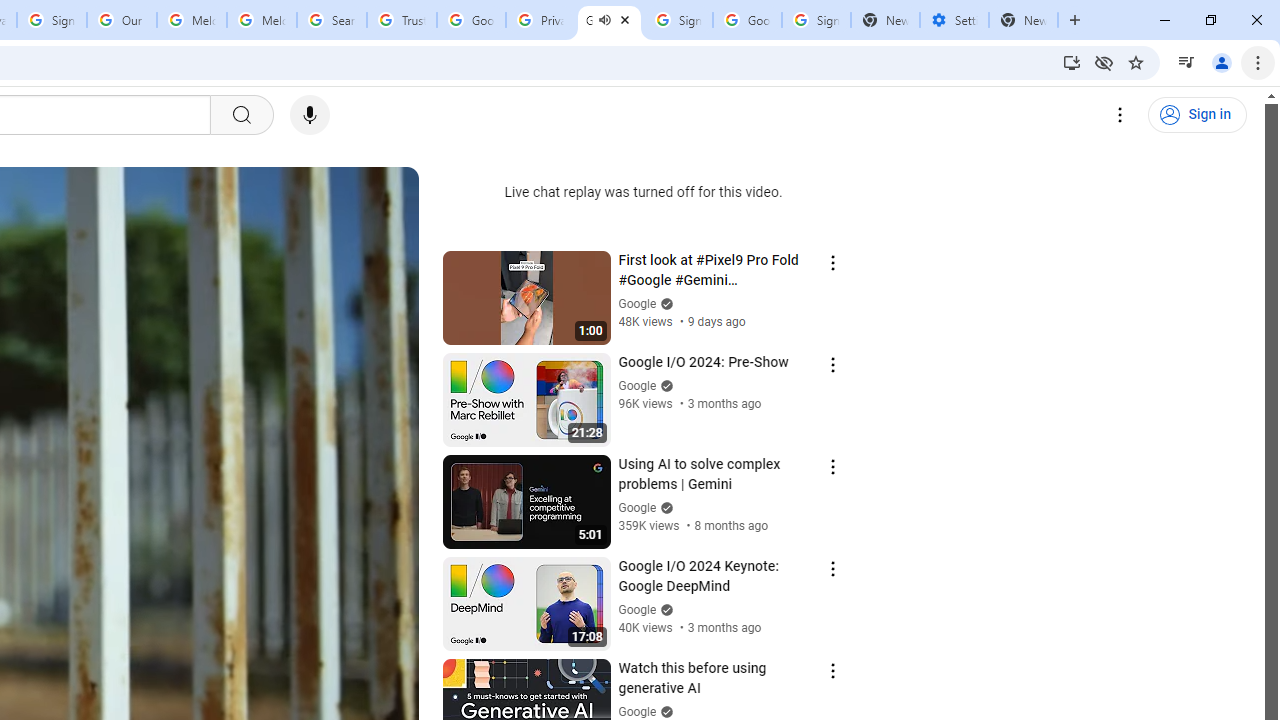 The width and height of the screenshot is (1280, 720). Describe the element at coordinates (332, 20) in the screenshot. I see `'Search our Doodle Library Collection - Google Doodles'` at that location.